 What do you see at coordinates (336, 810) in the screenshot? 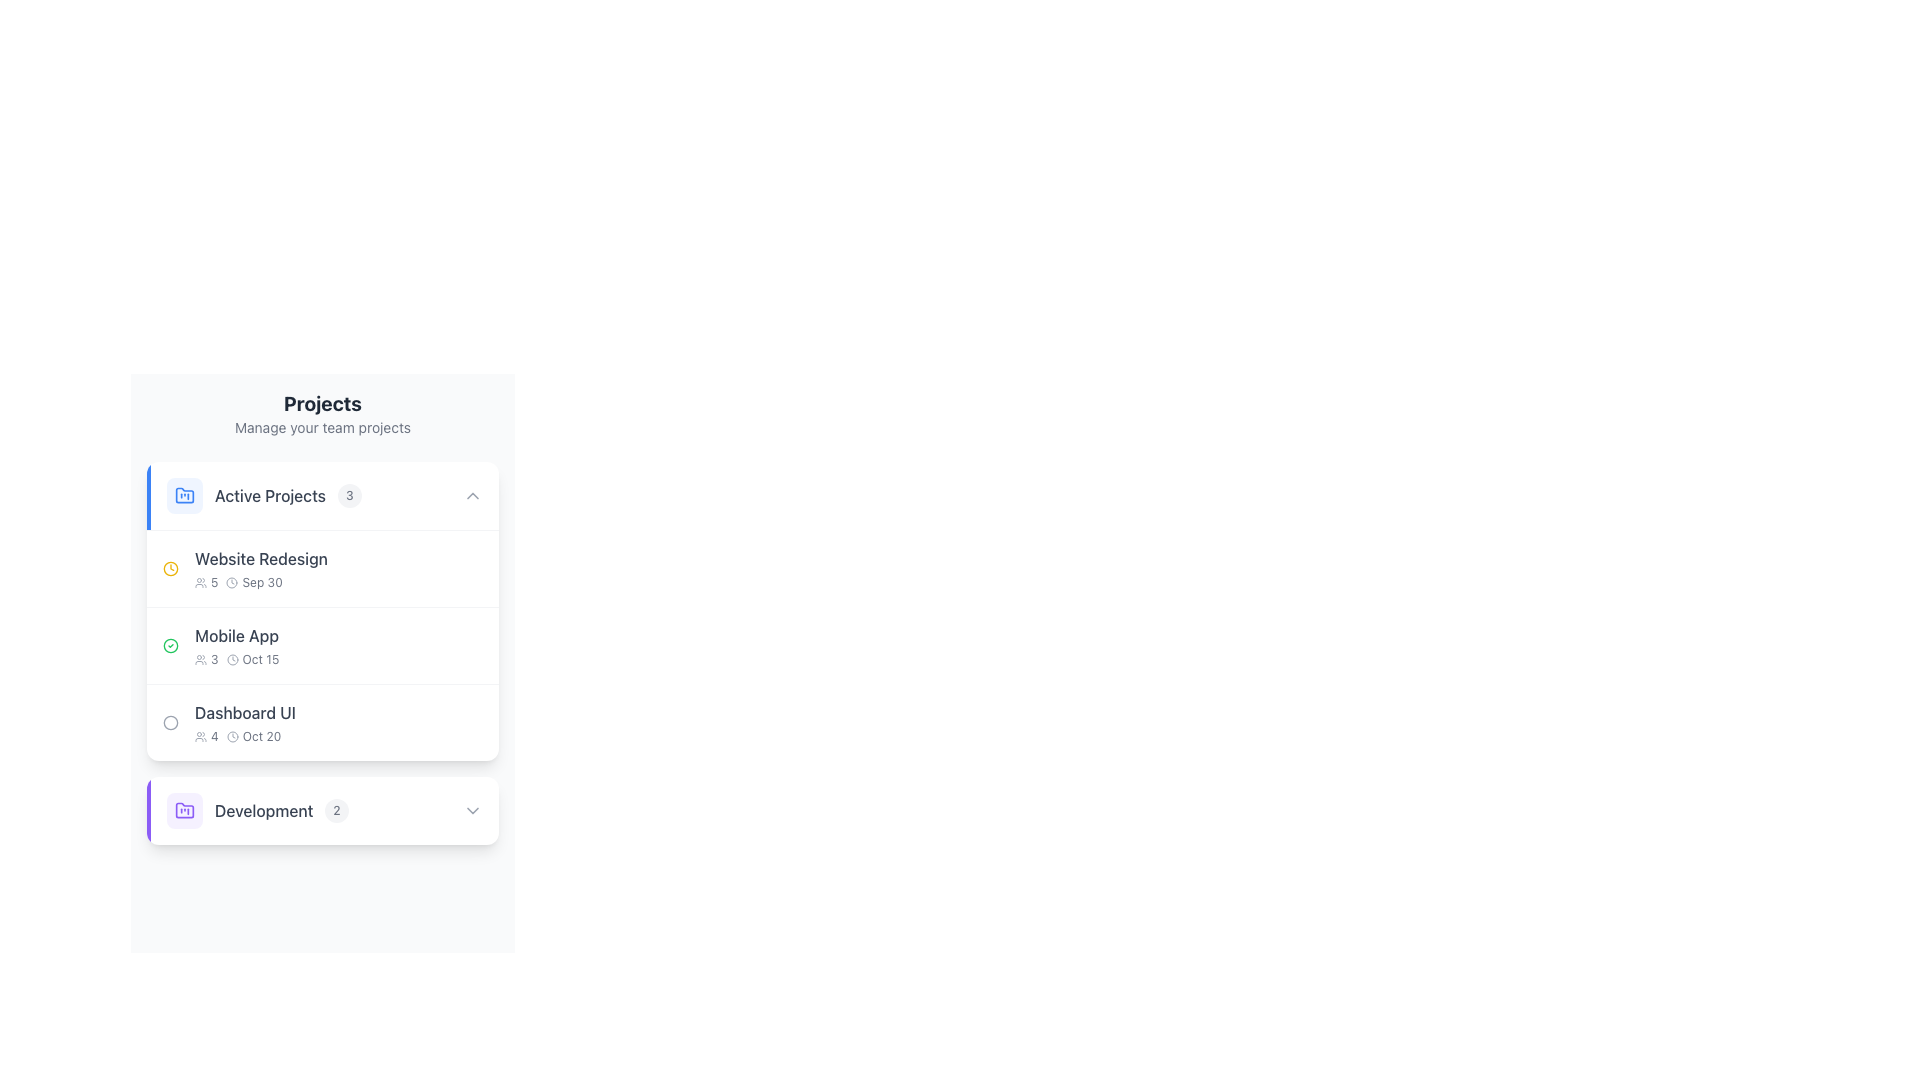
I see `the Badge that indicates a numerical value associated with the 'Development' section, positioned at the far right below the 'Dashboard UI' entry` at bounding box center [336, 810].